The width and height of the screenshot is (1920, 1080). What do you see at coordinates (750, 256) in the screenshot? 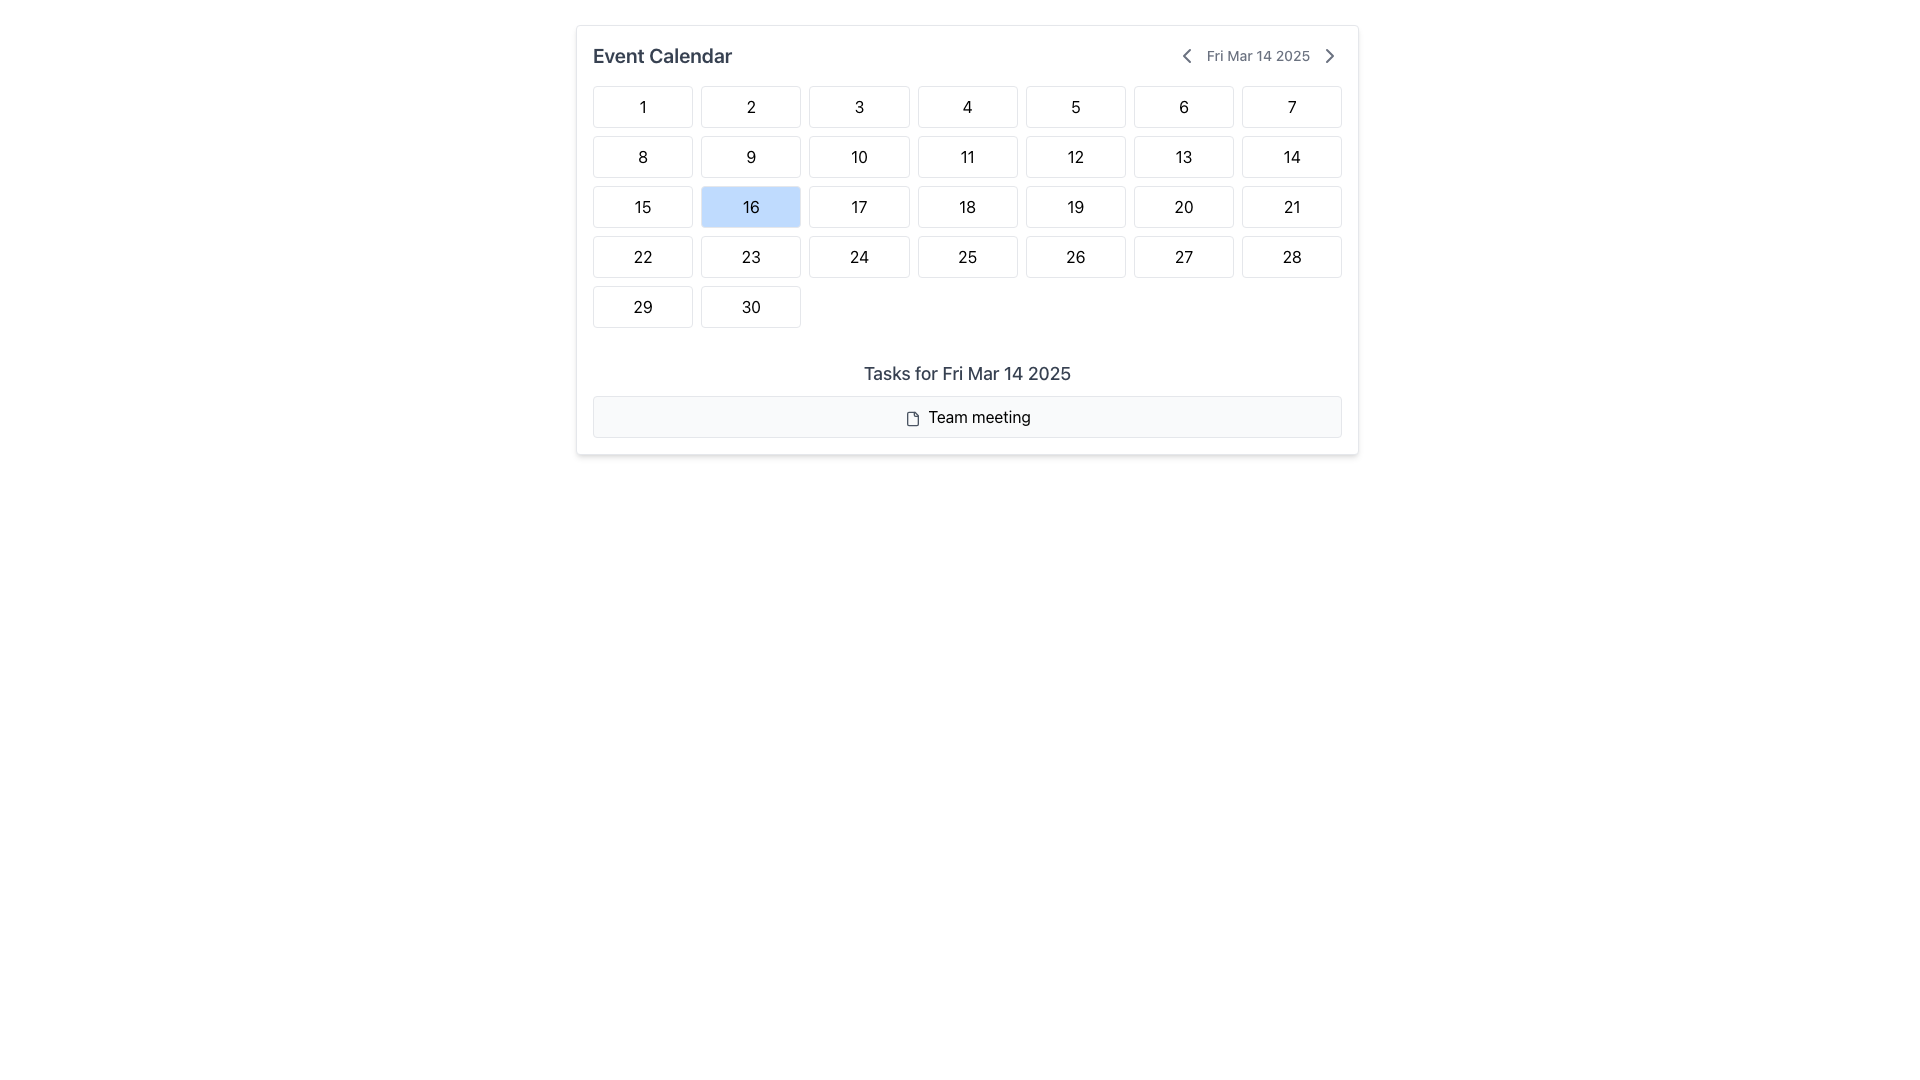
I see `the calendar date item representing the 23rd of the current month` at bounding box center [750, 256].